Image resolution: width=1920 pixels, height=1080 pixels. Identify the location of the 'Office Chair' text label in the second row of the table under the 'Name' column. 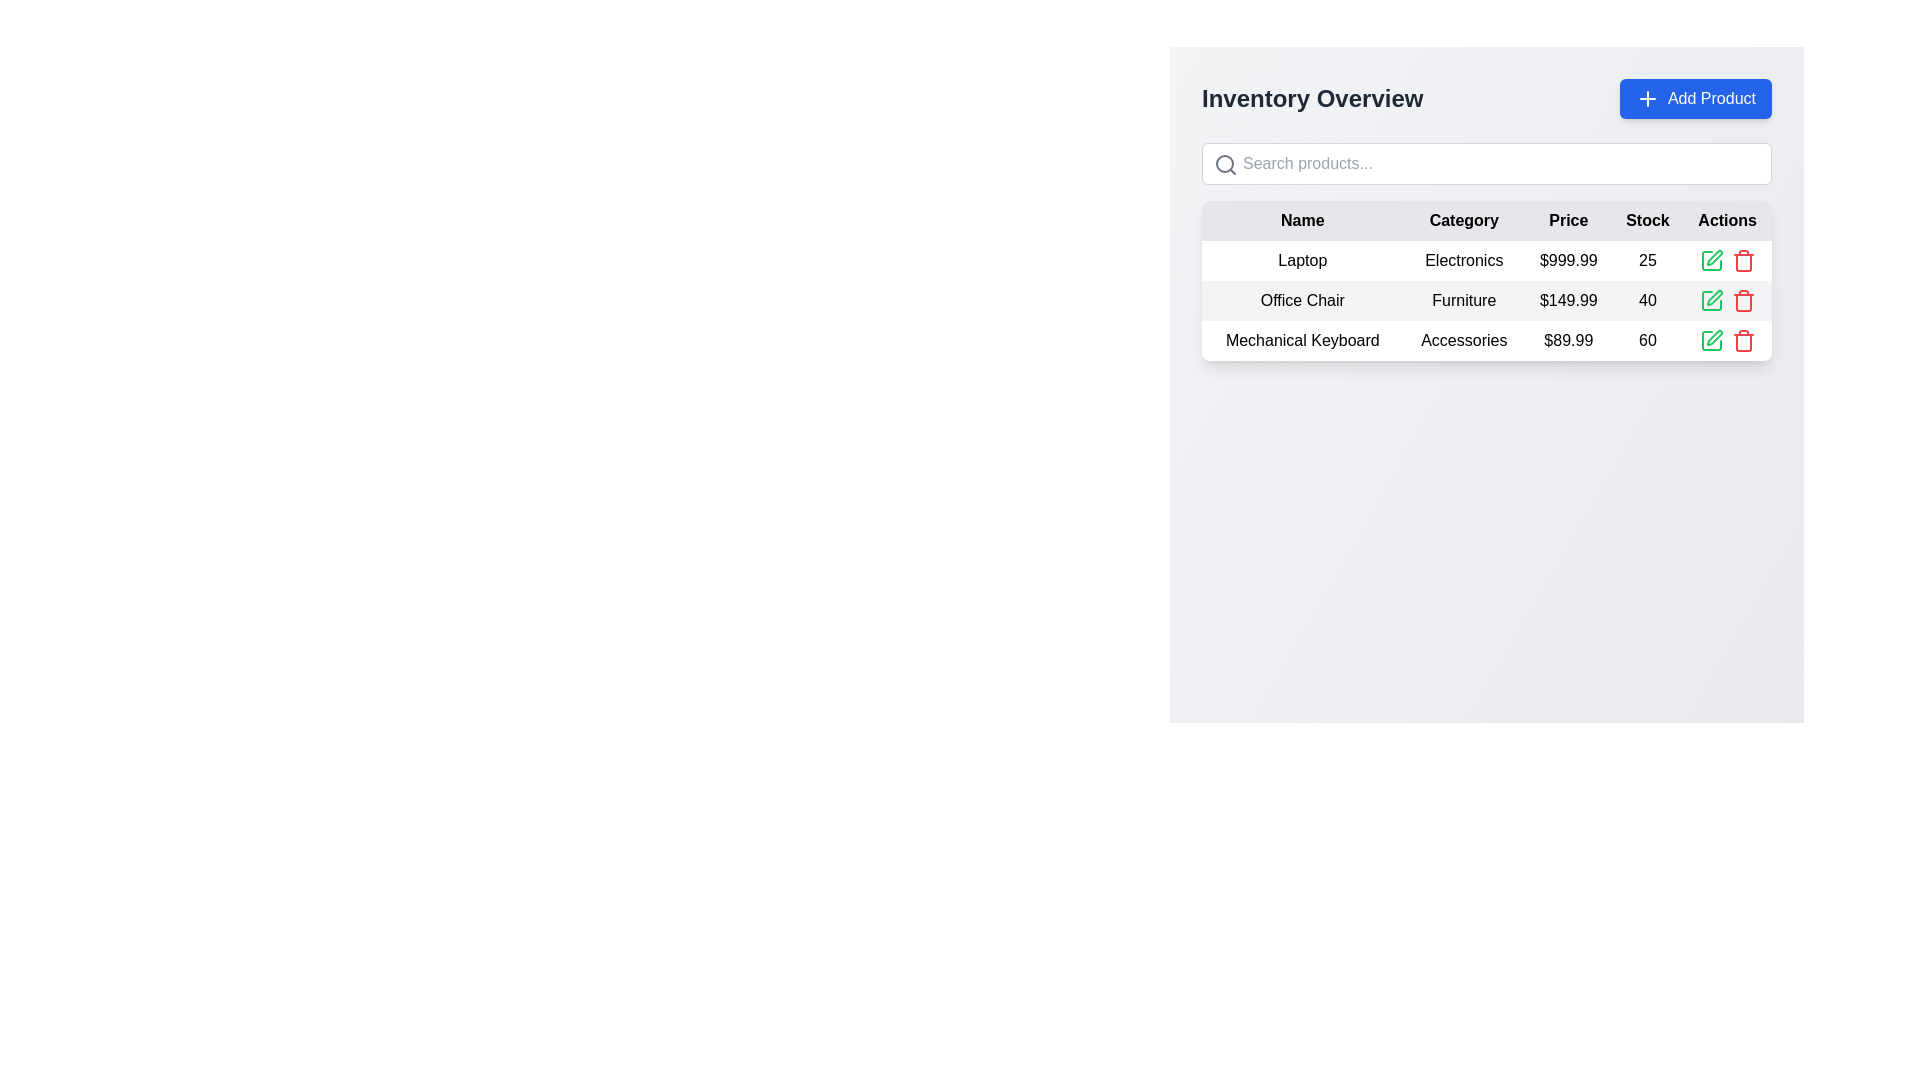
(1302, 300).